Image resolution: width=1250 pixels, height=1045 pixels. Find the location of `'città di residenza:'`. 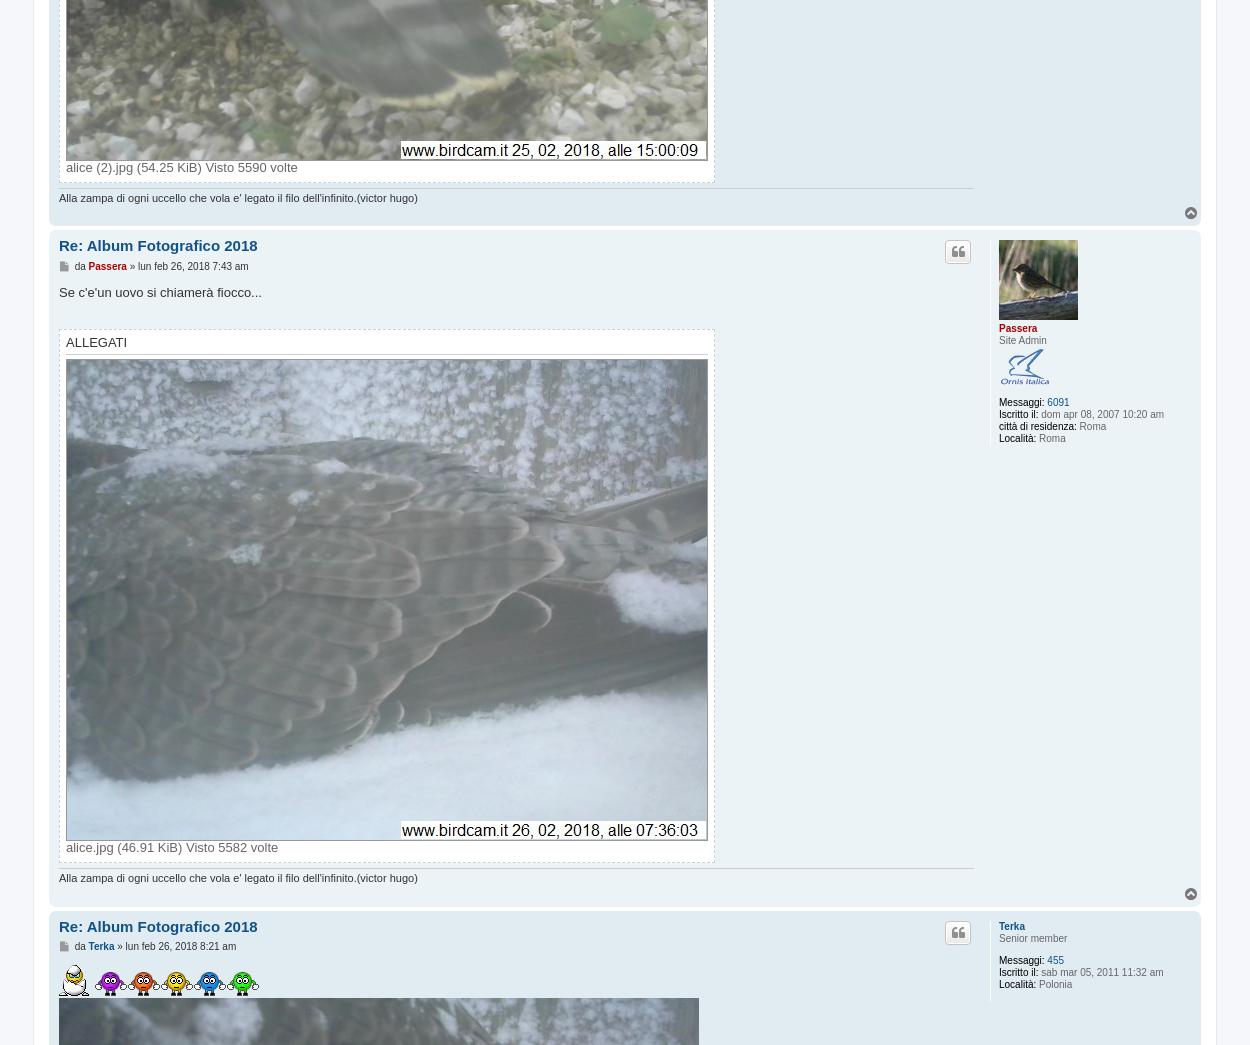

'città di residenza:' is located at coordinates (1037, 426).